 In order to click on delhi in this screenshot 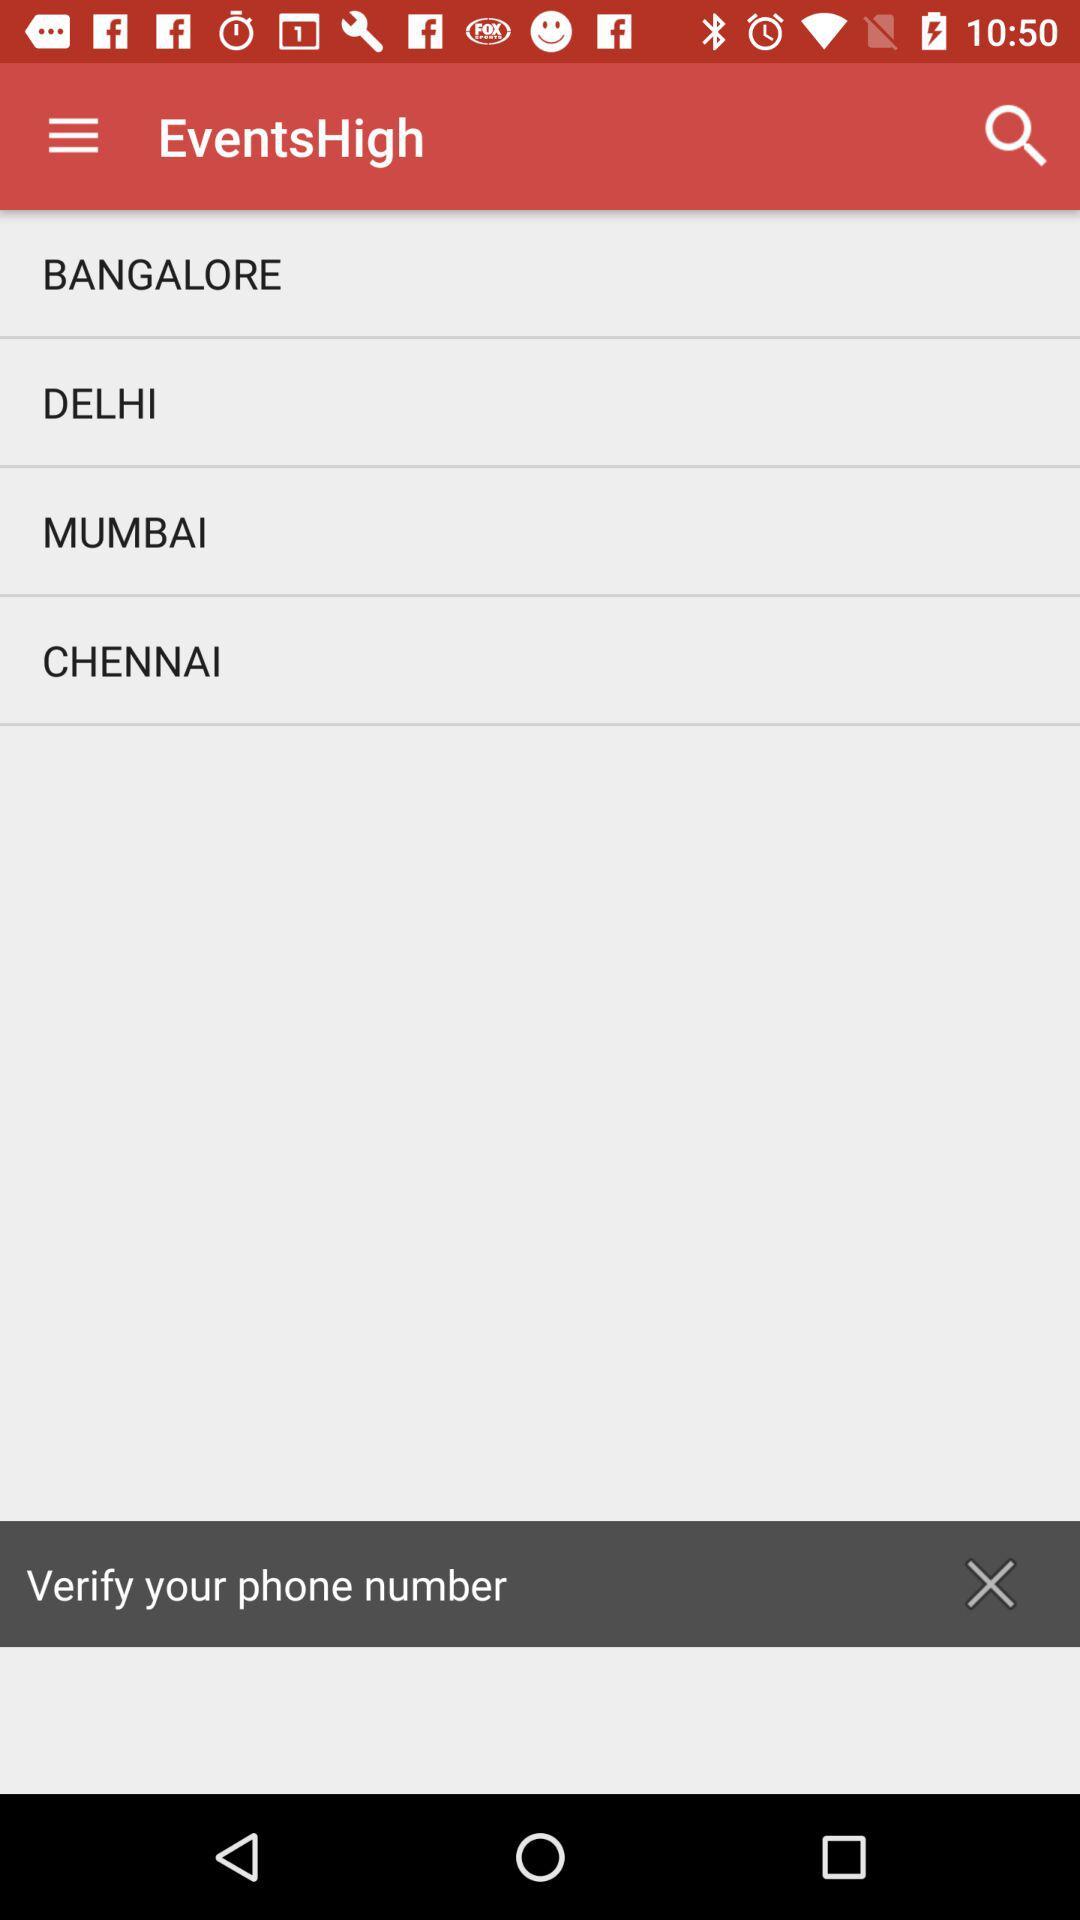, I will do `click(540, 401)`.